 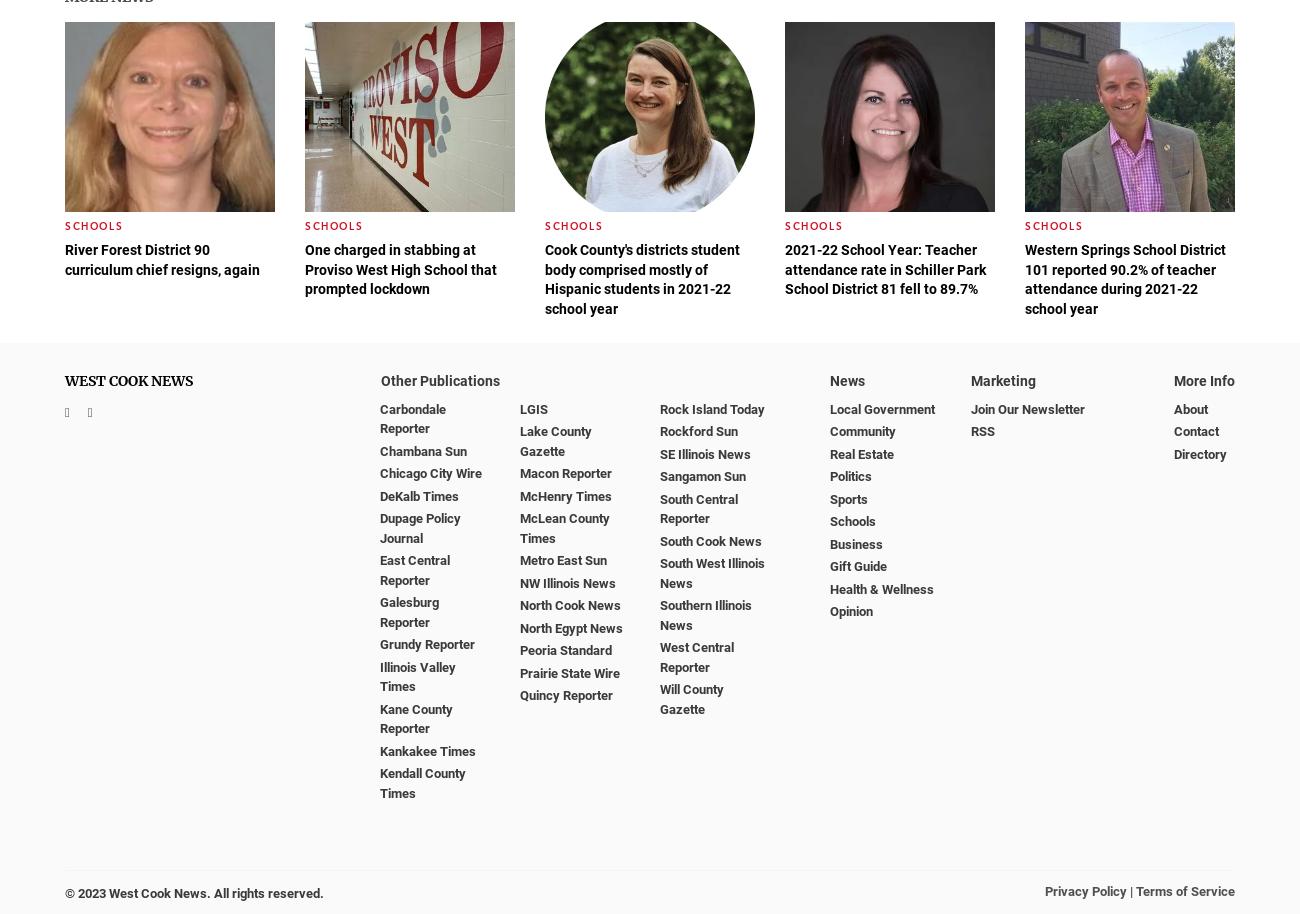 I want to click on 'Local Government', so click(x=880, y=408).